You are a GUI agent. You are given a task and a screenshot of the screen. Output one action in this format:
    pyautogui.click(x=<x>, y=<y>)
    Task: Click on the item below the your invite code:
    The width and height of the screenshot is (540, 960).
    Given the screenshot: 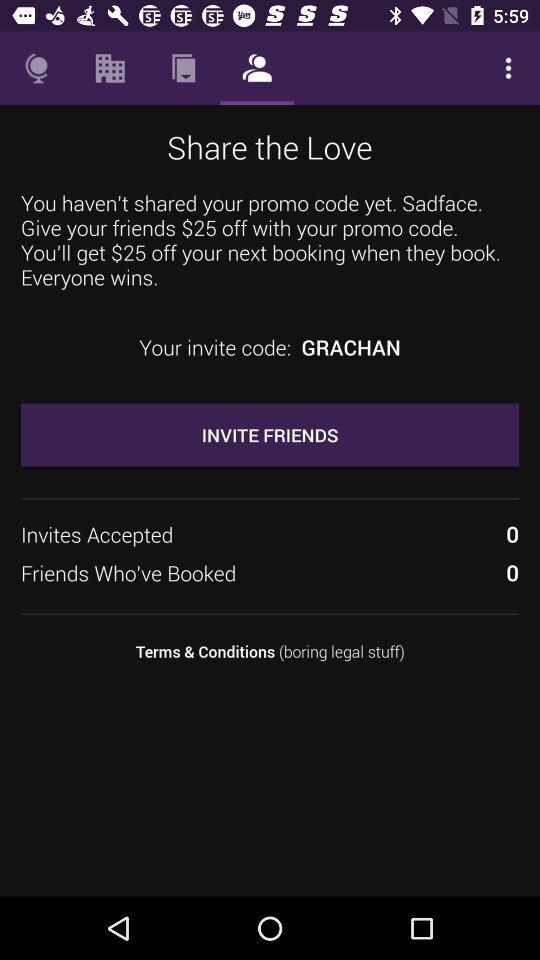 What is the action you would take?
    pyautogui.click(x=270, y=434)
    